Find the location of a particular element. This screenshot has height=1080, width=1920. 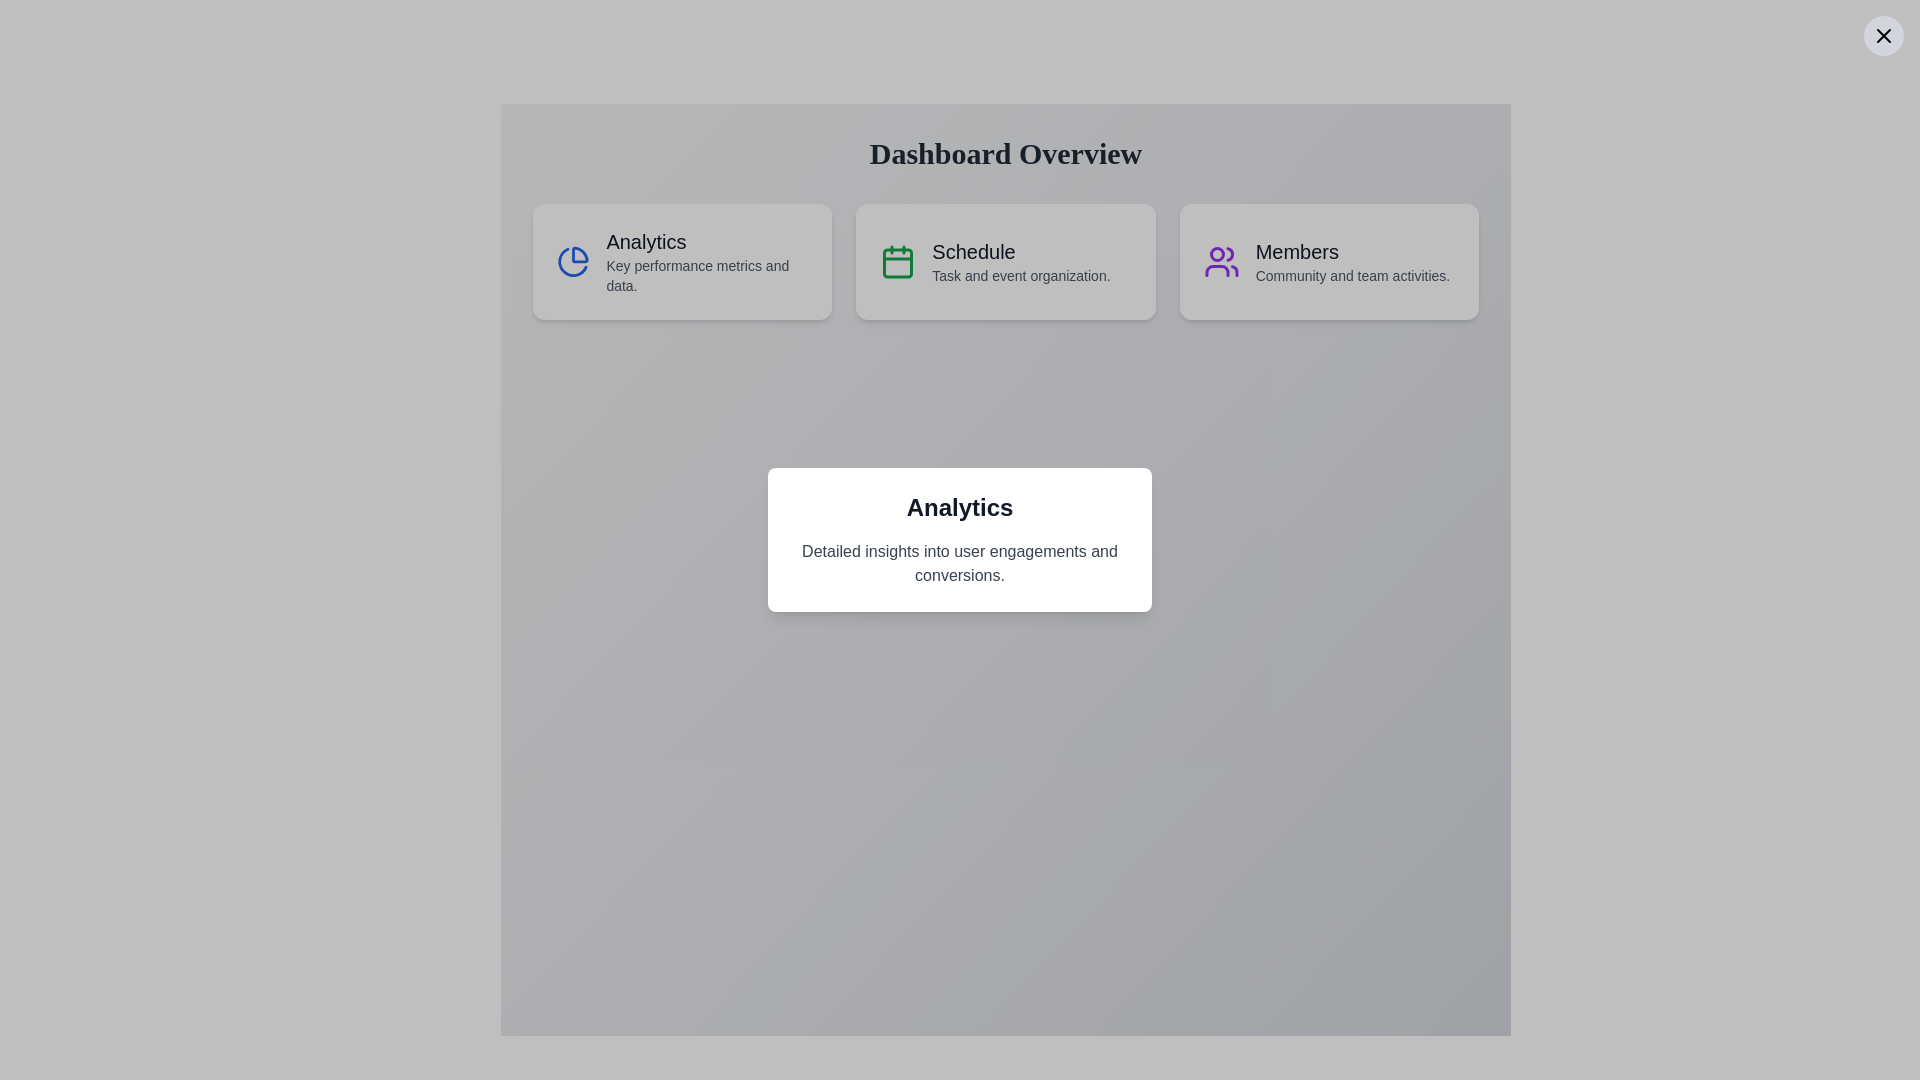

the calendar icon located to the left within the Schedule card on the Dashboard Overview page, next to the text description 'Task and event organization.' is located at coordinates (897, 261).